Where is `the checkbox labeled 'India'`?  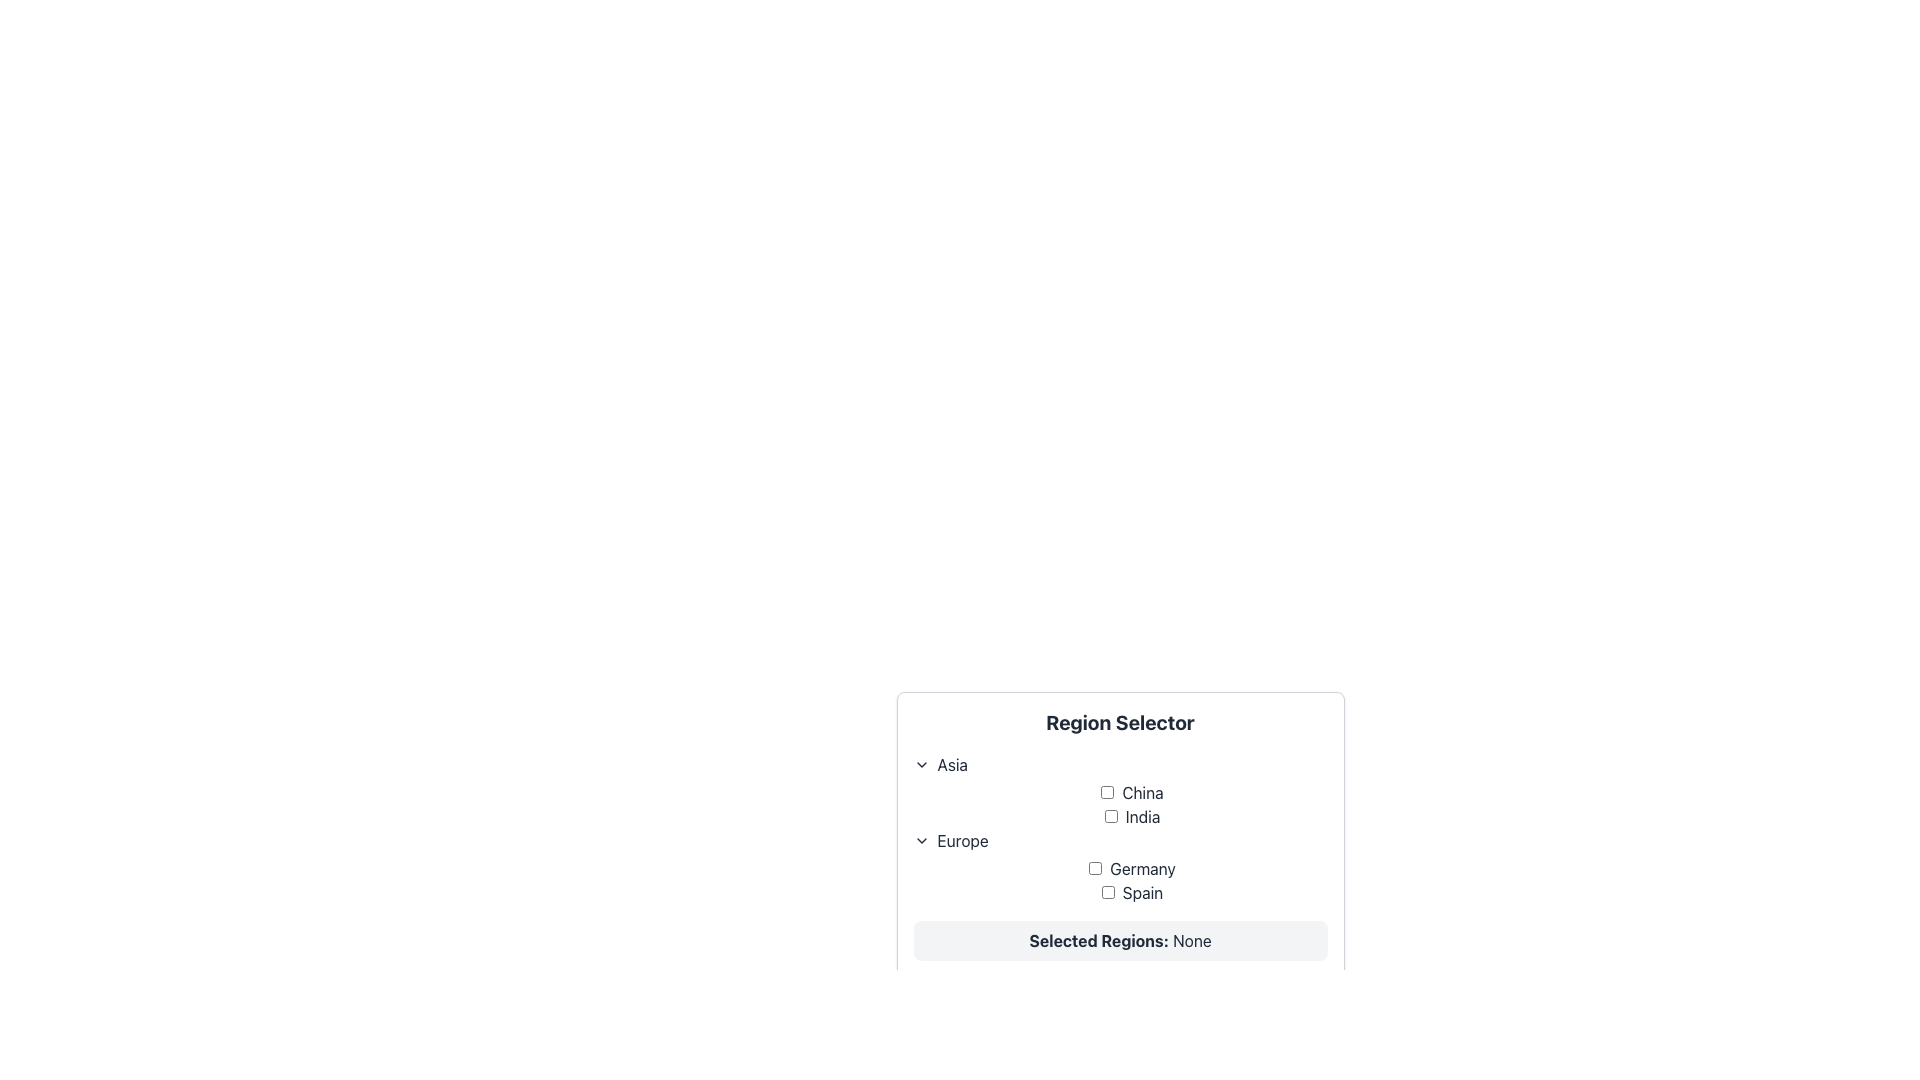 the checkbox labeled 'India' is located at coordinates (1132, 817).